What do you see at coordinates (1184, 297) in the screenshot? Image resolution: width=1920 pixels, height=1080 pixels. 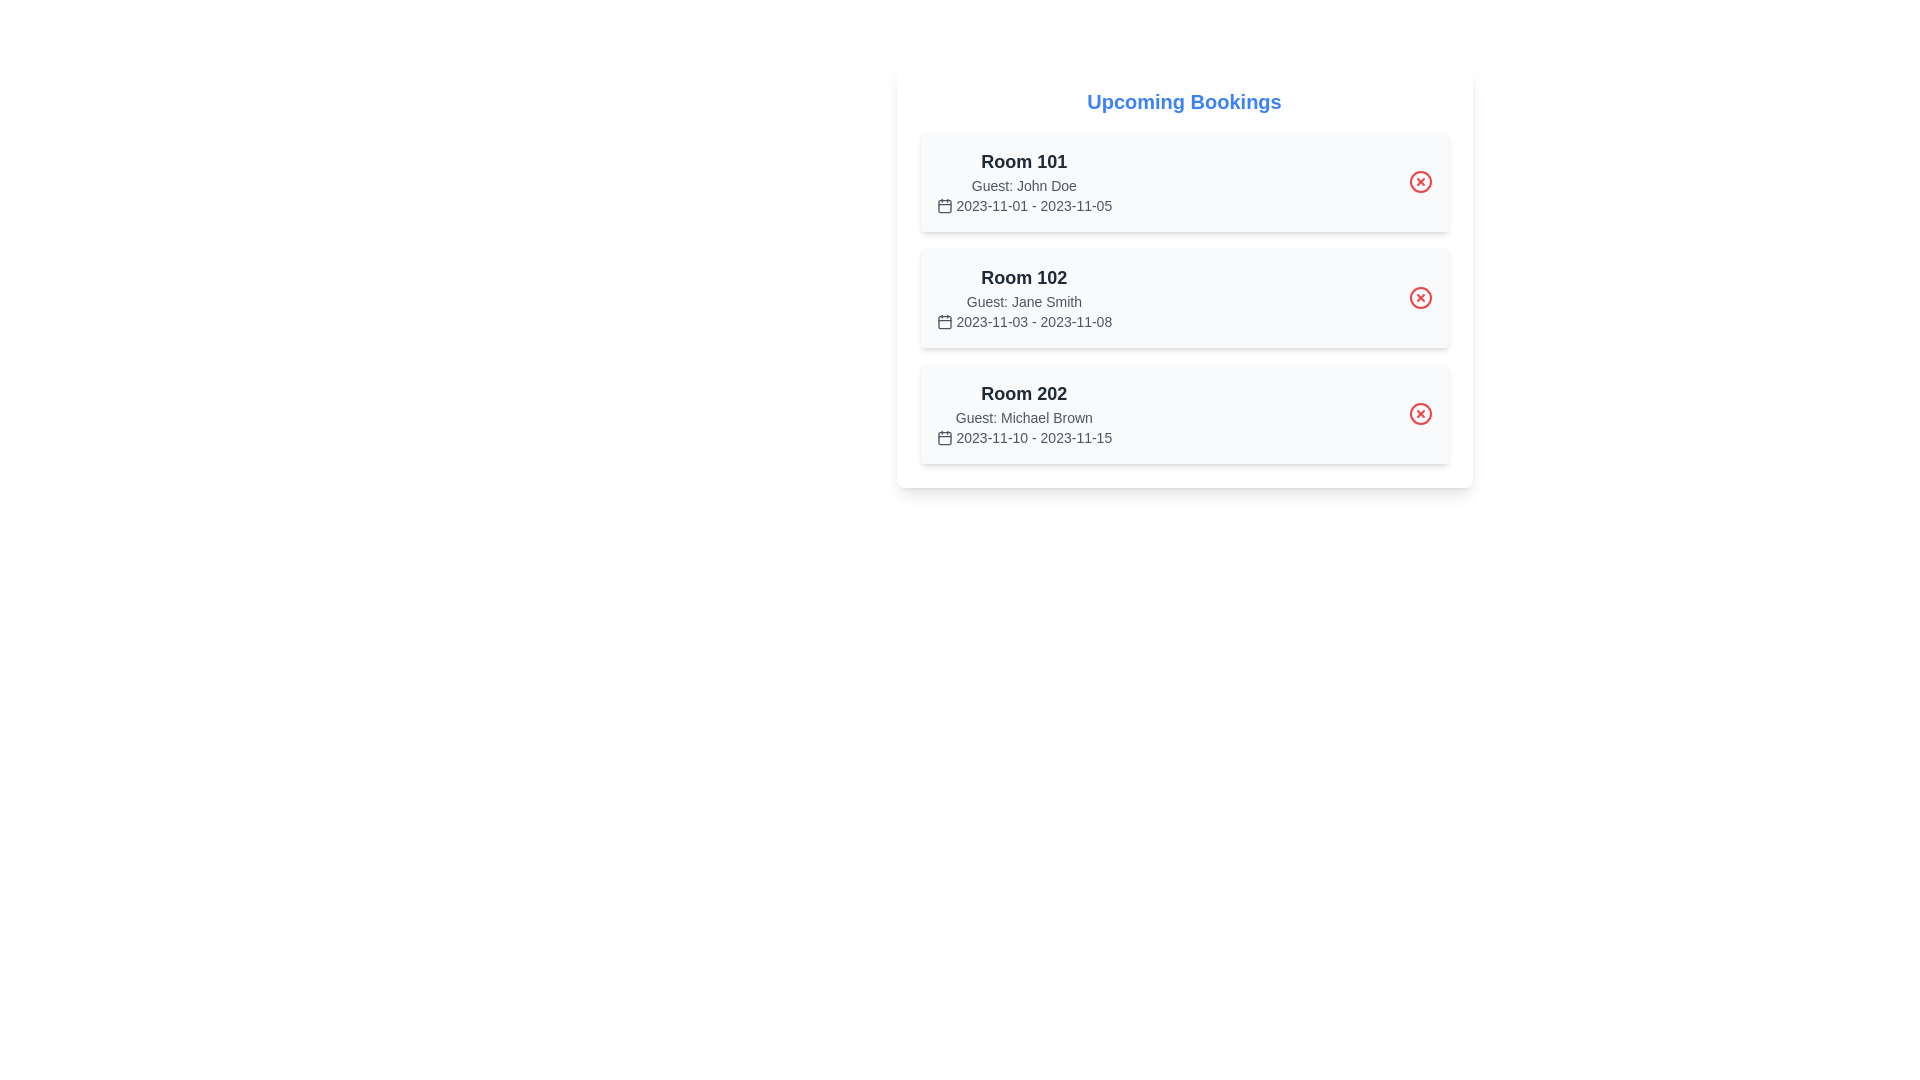 I see `the second item in the list of booking details, which represents 'Room 102'` at bounding box center [1184, 297].